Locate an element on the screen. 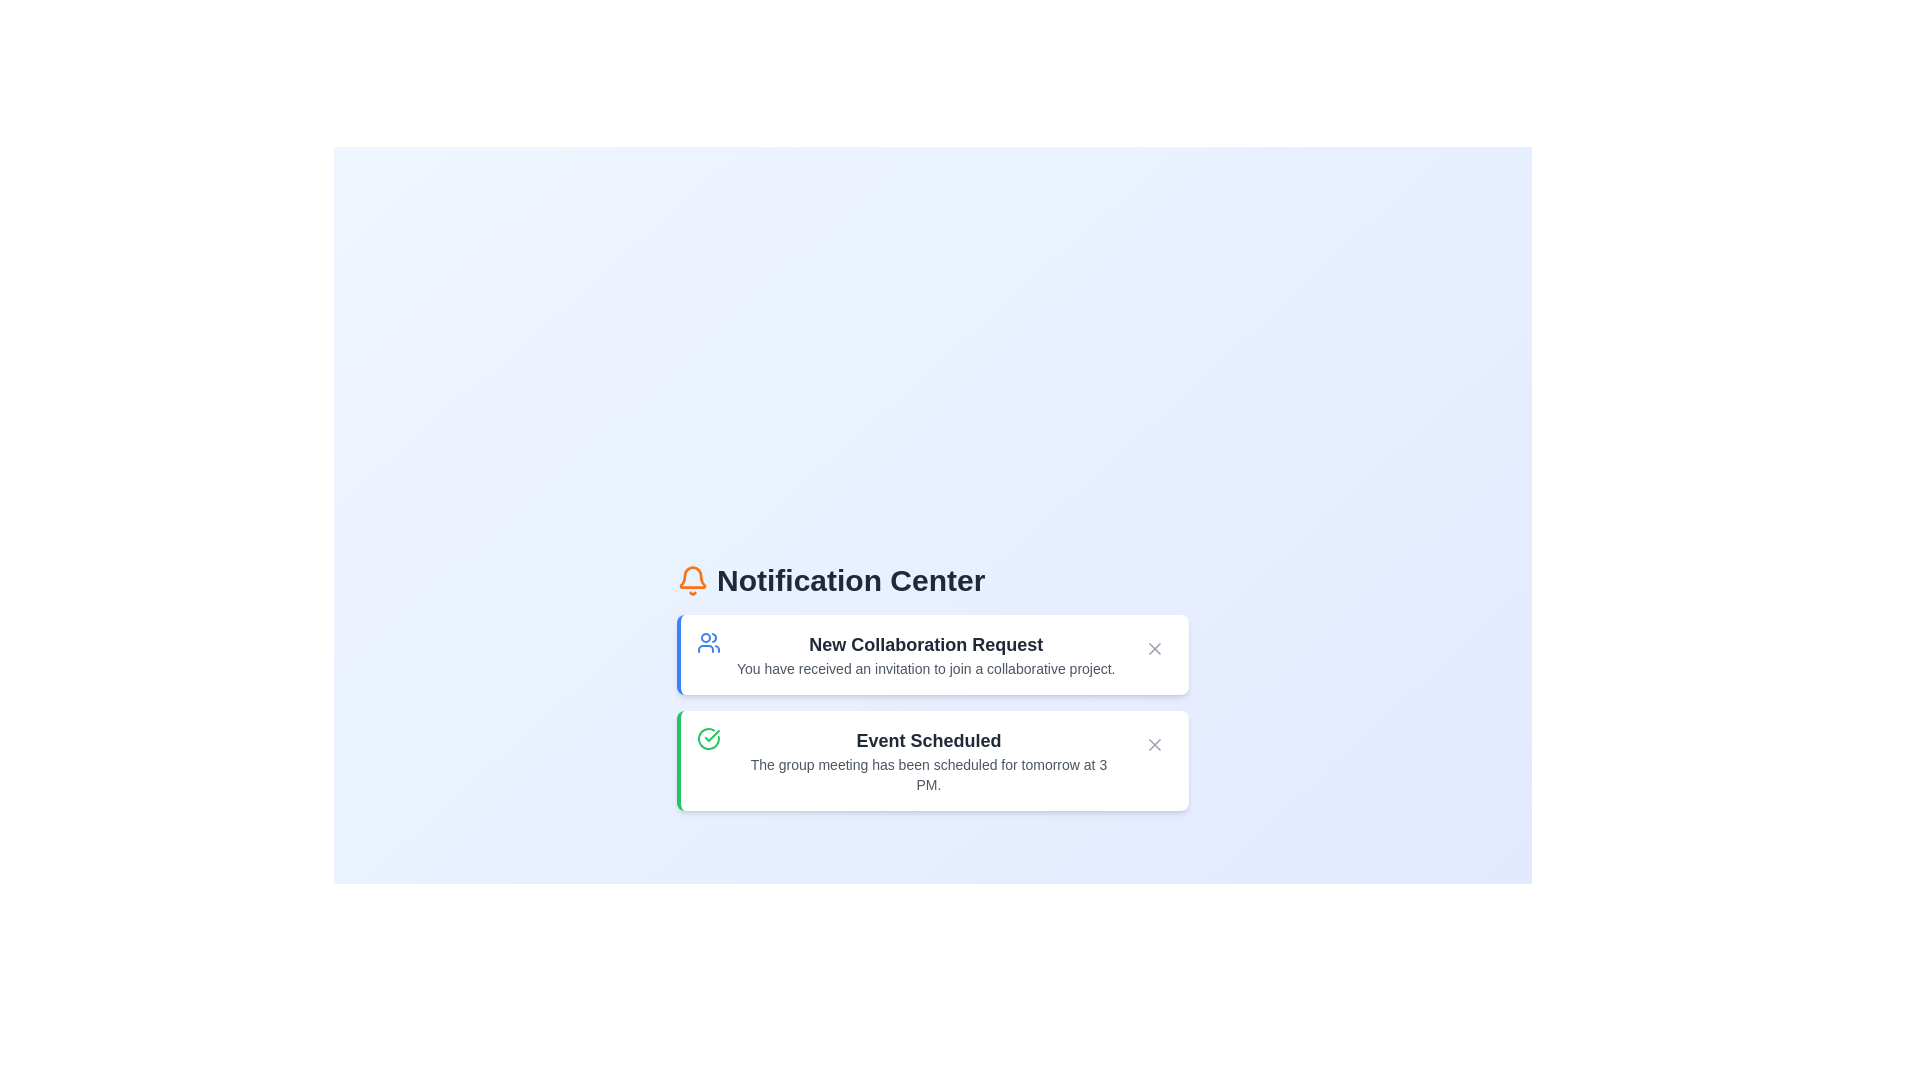  the text block that displays 'New Collaboration Request' and 'You have received an invitation to join a collaborative project' in the Notification Center is located at coordinates (925, 655).